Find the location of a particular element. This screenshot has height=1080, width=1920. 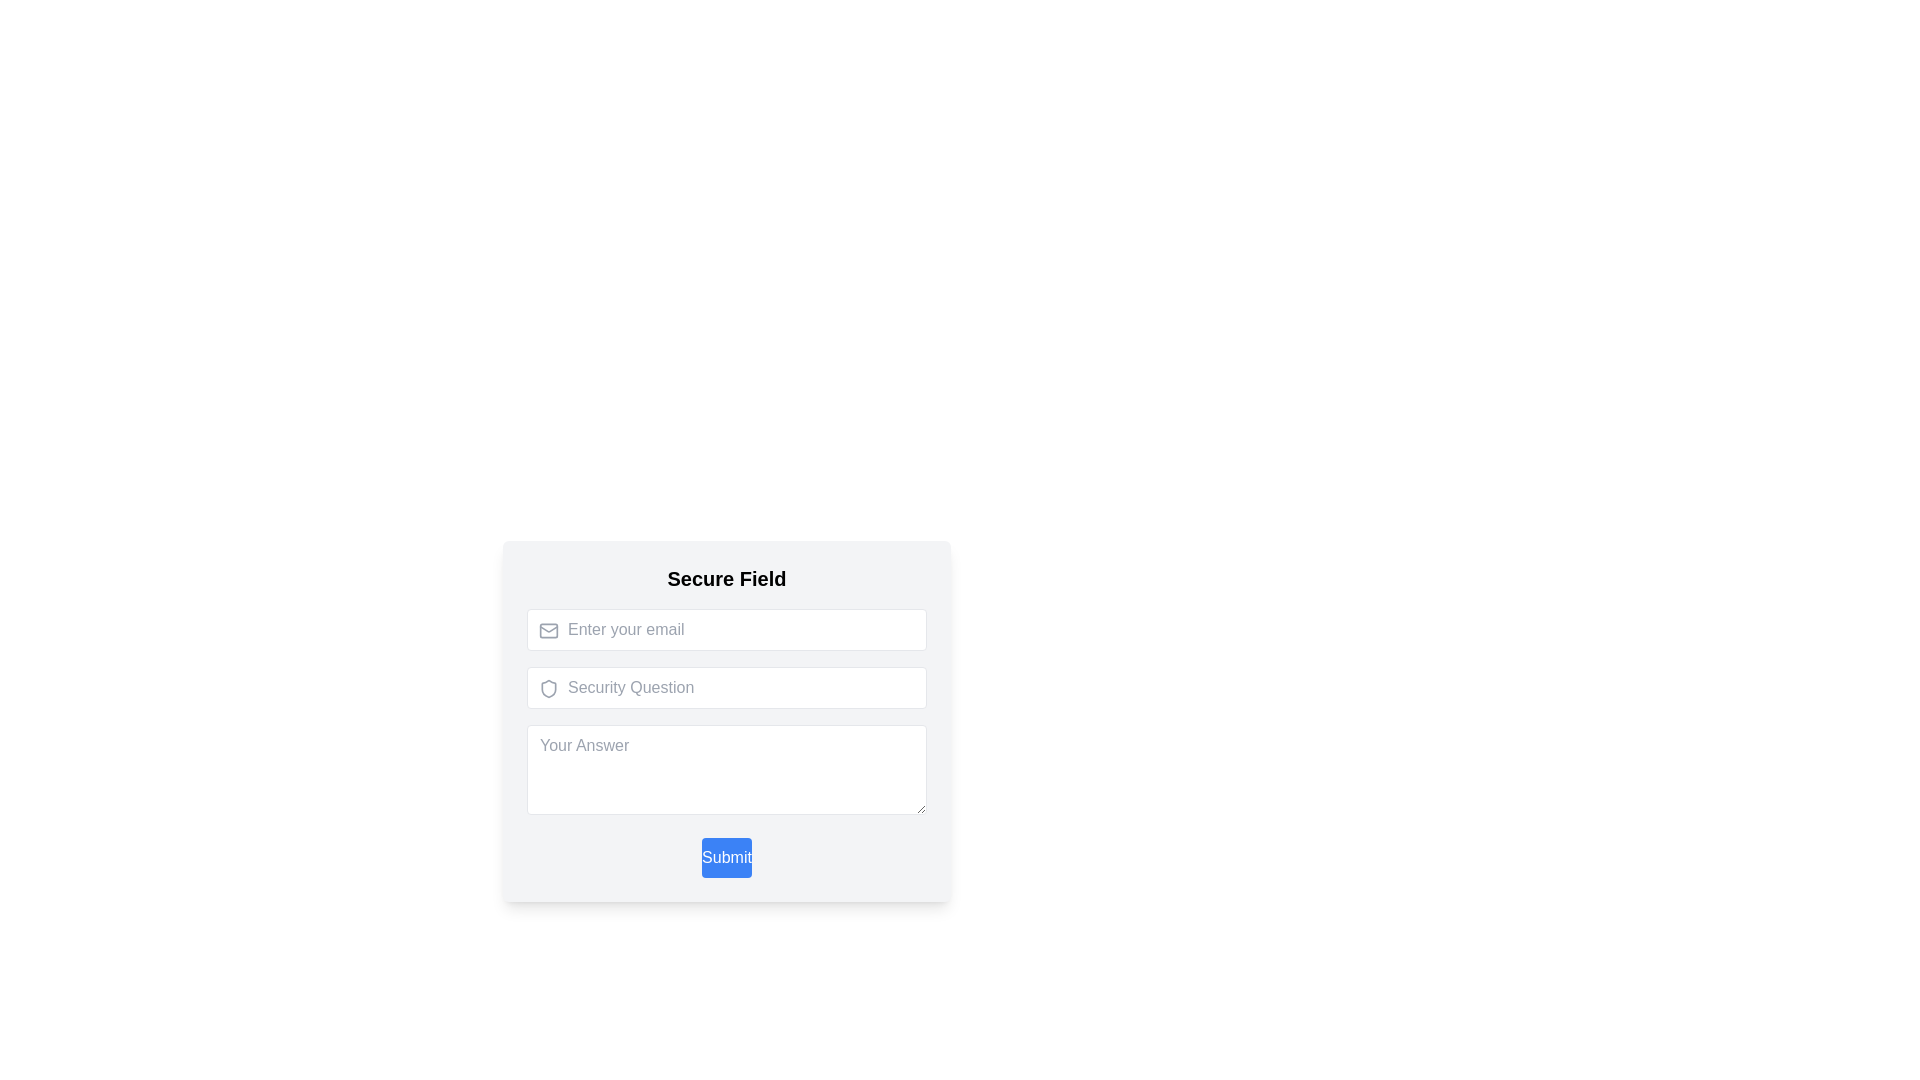

the envelope icon, which is a minimalistic outline design positioned to the left of the 'Enter your email' input field is located at coordinates (548, 631).